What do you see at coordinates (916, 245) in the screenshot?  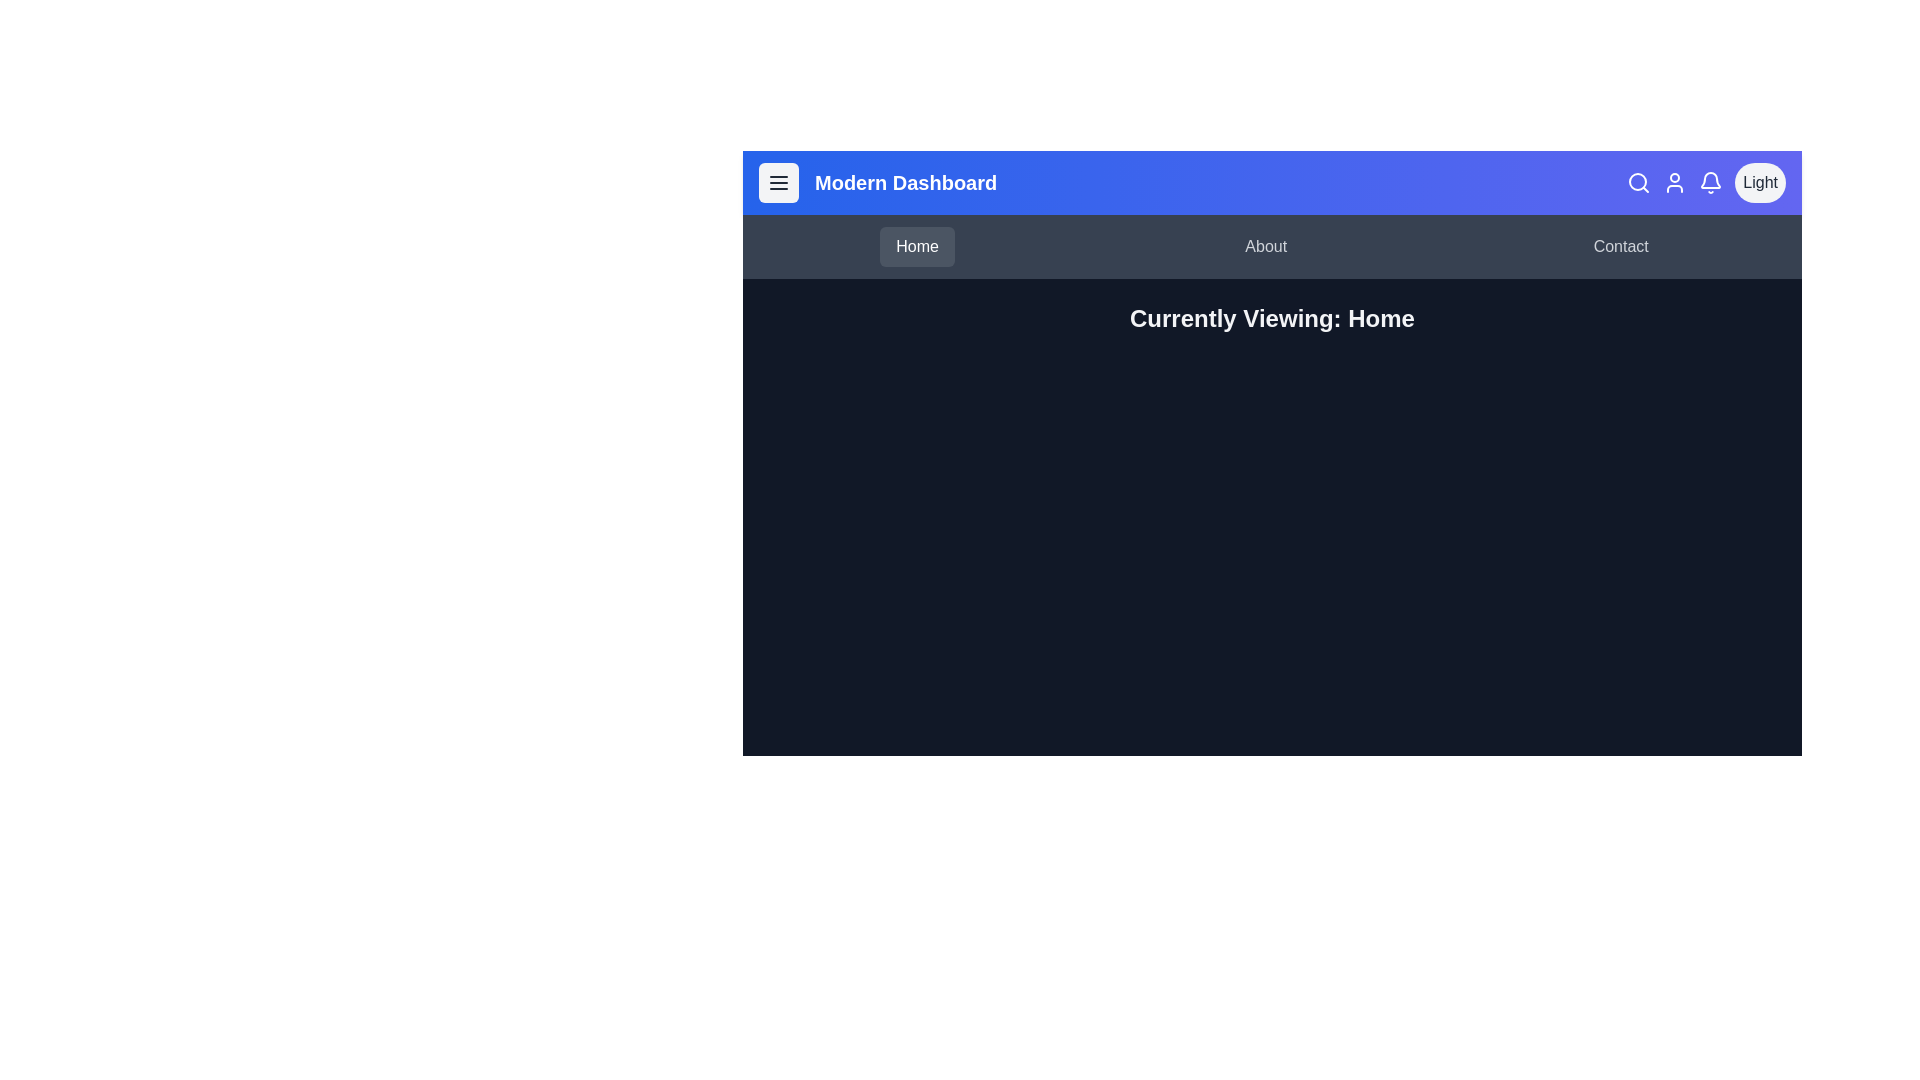 I see `the navigation tab Home to view the hover effect` at bounding box center [916, 245].